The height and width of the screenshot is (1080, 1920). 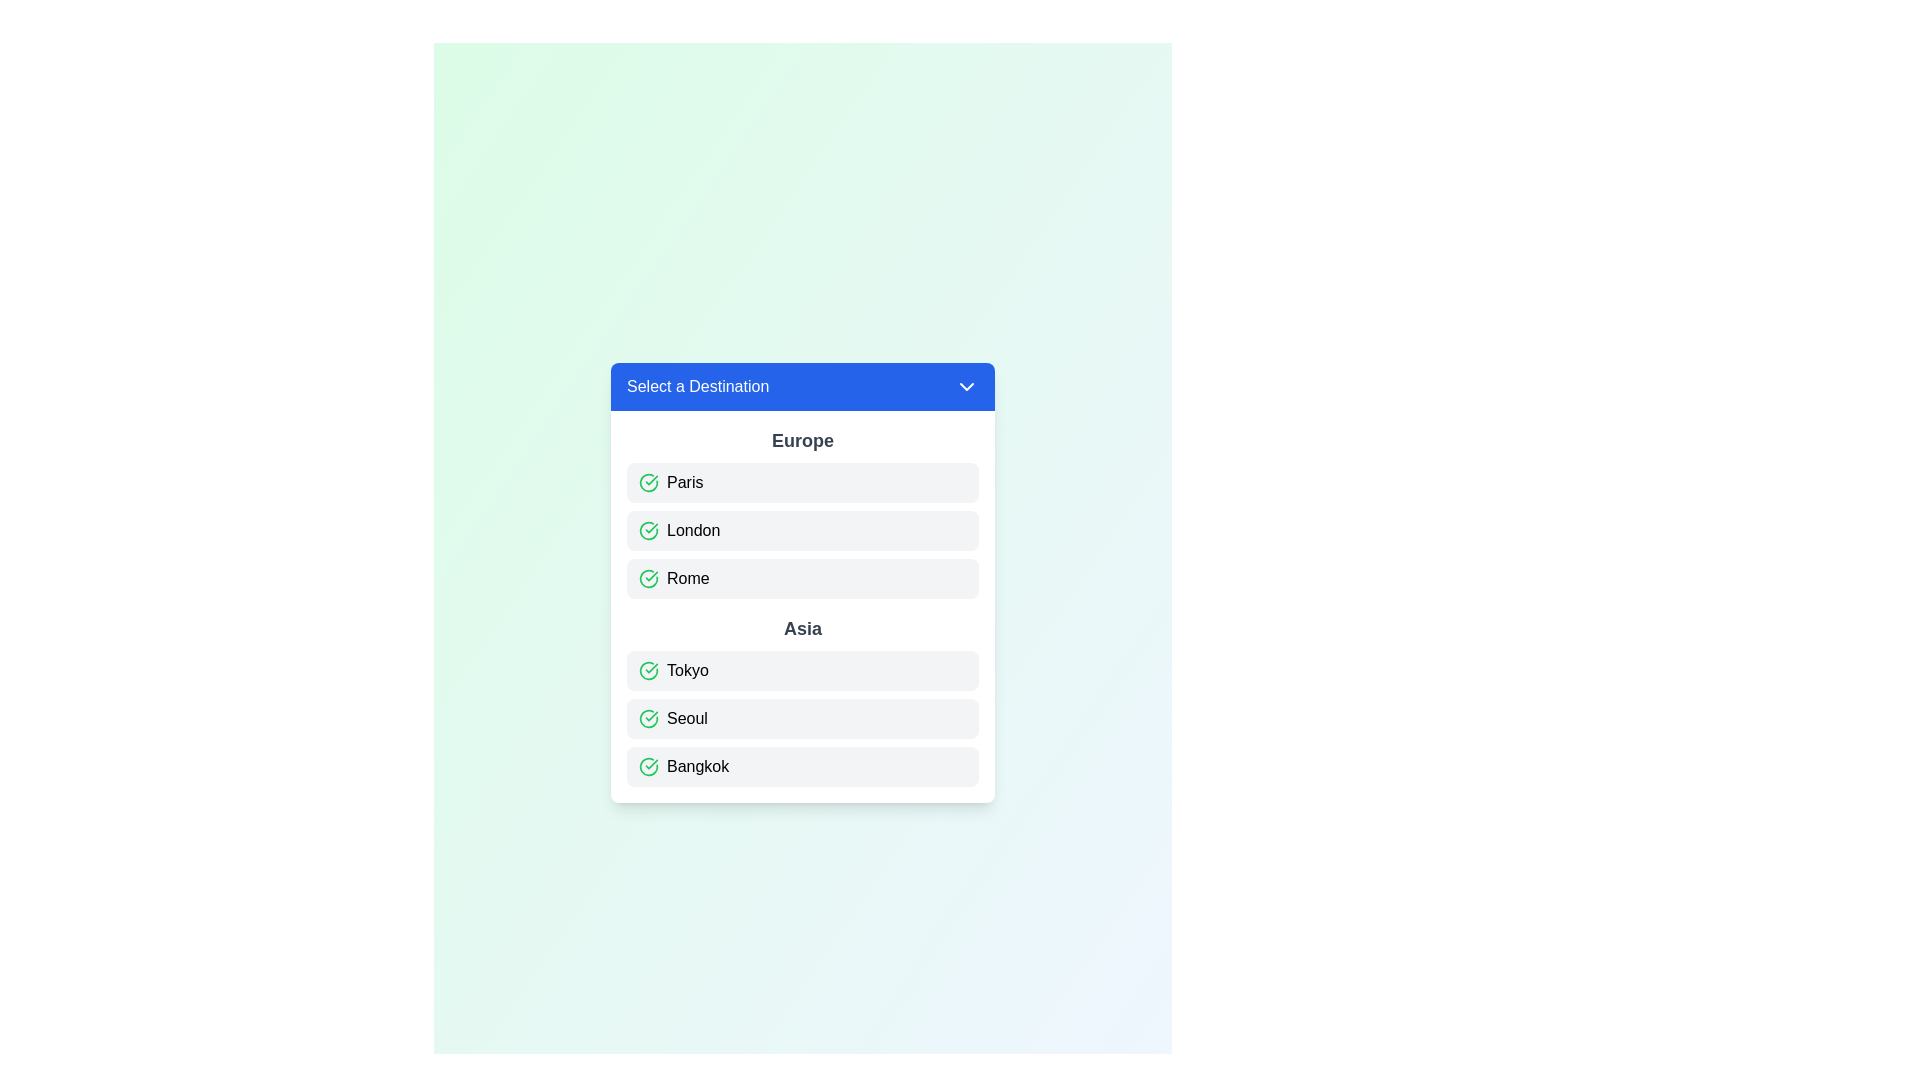 I want to click on the selectable option 'London' within the dropdown menu, which is the second clickable row under the 'Europe' section, so click(x=802, y=530).